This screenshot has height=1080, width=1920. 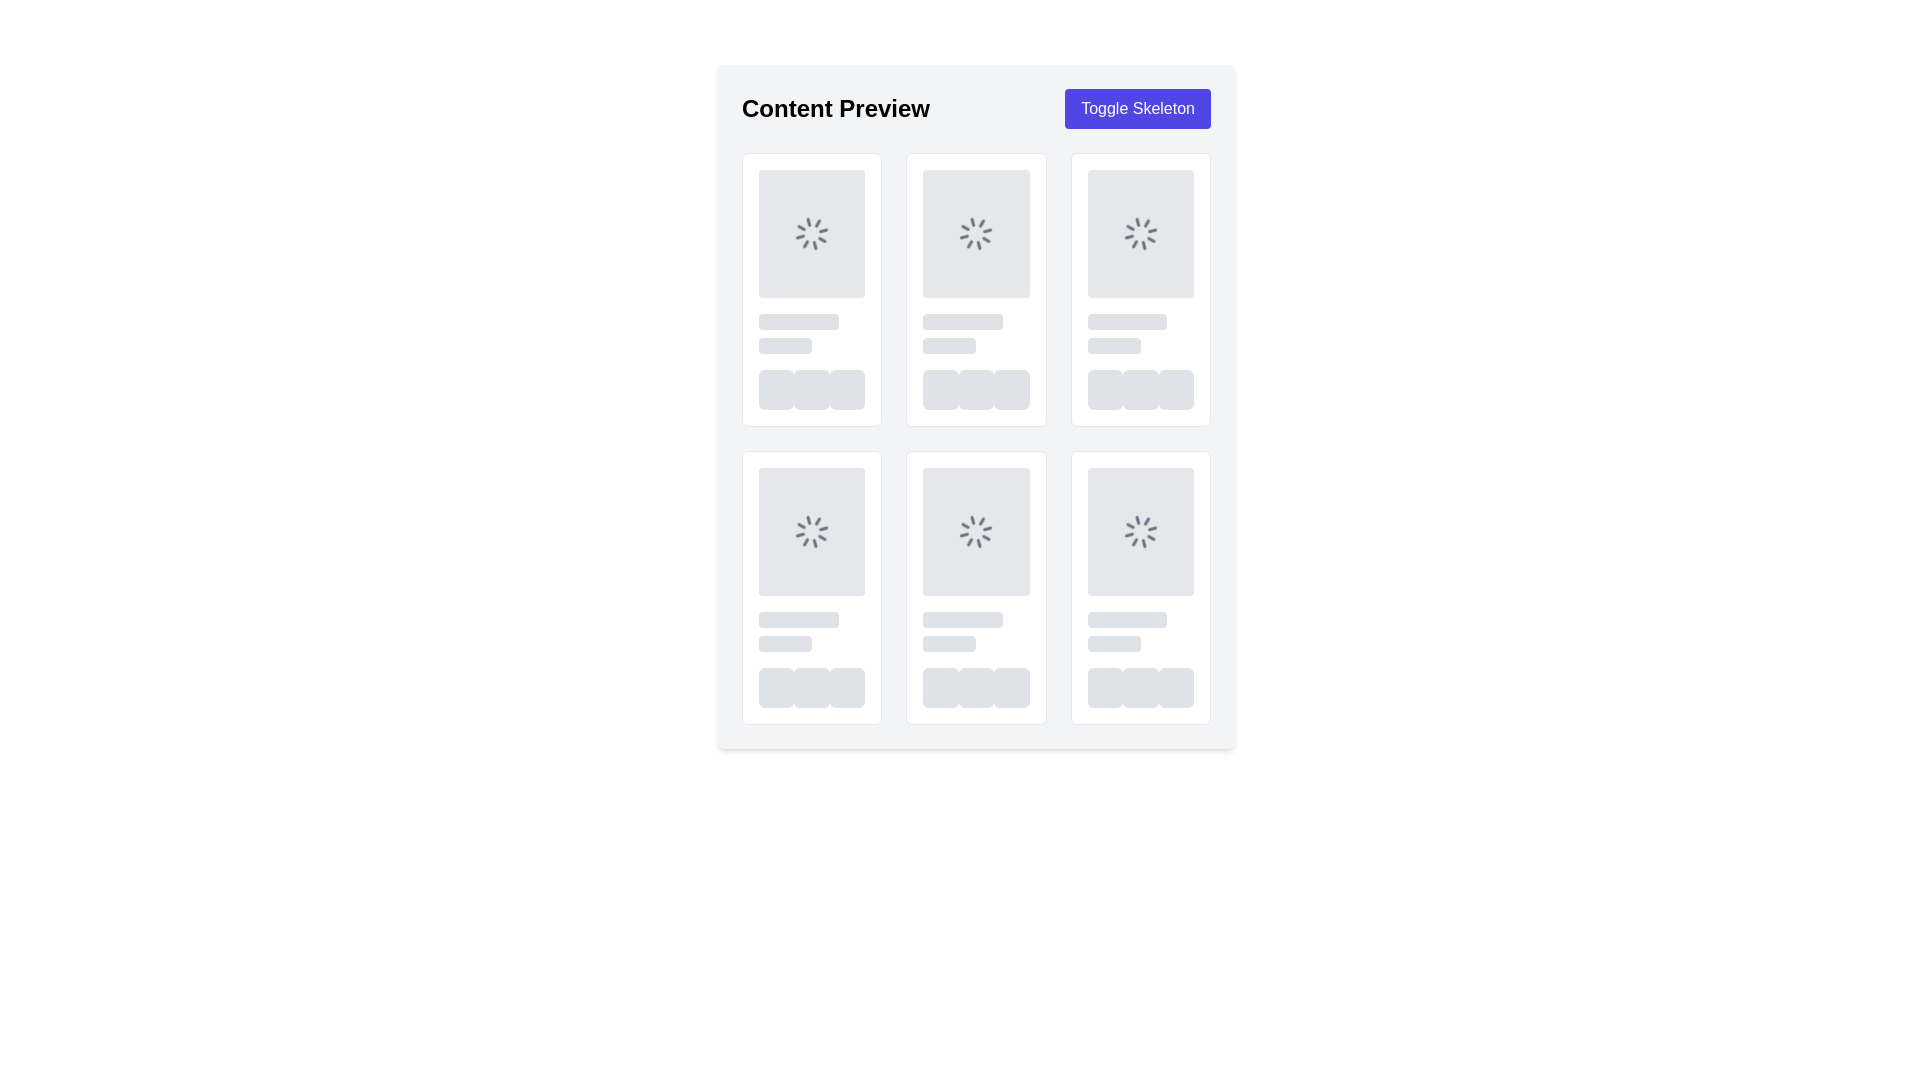 I want to click on the Loading Card Placeholder, which is the sixth card in a grid layout, located in the bottom-right corner, indicating a loading state, so click(x=1140, y=586).